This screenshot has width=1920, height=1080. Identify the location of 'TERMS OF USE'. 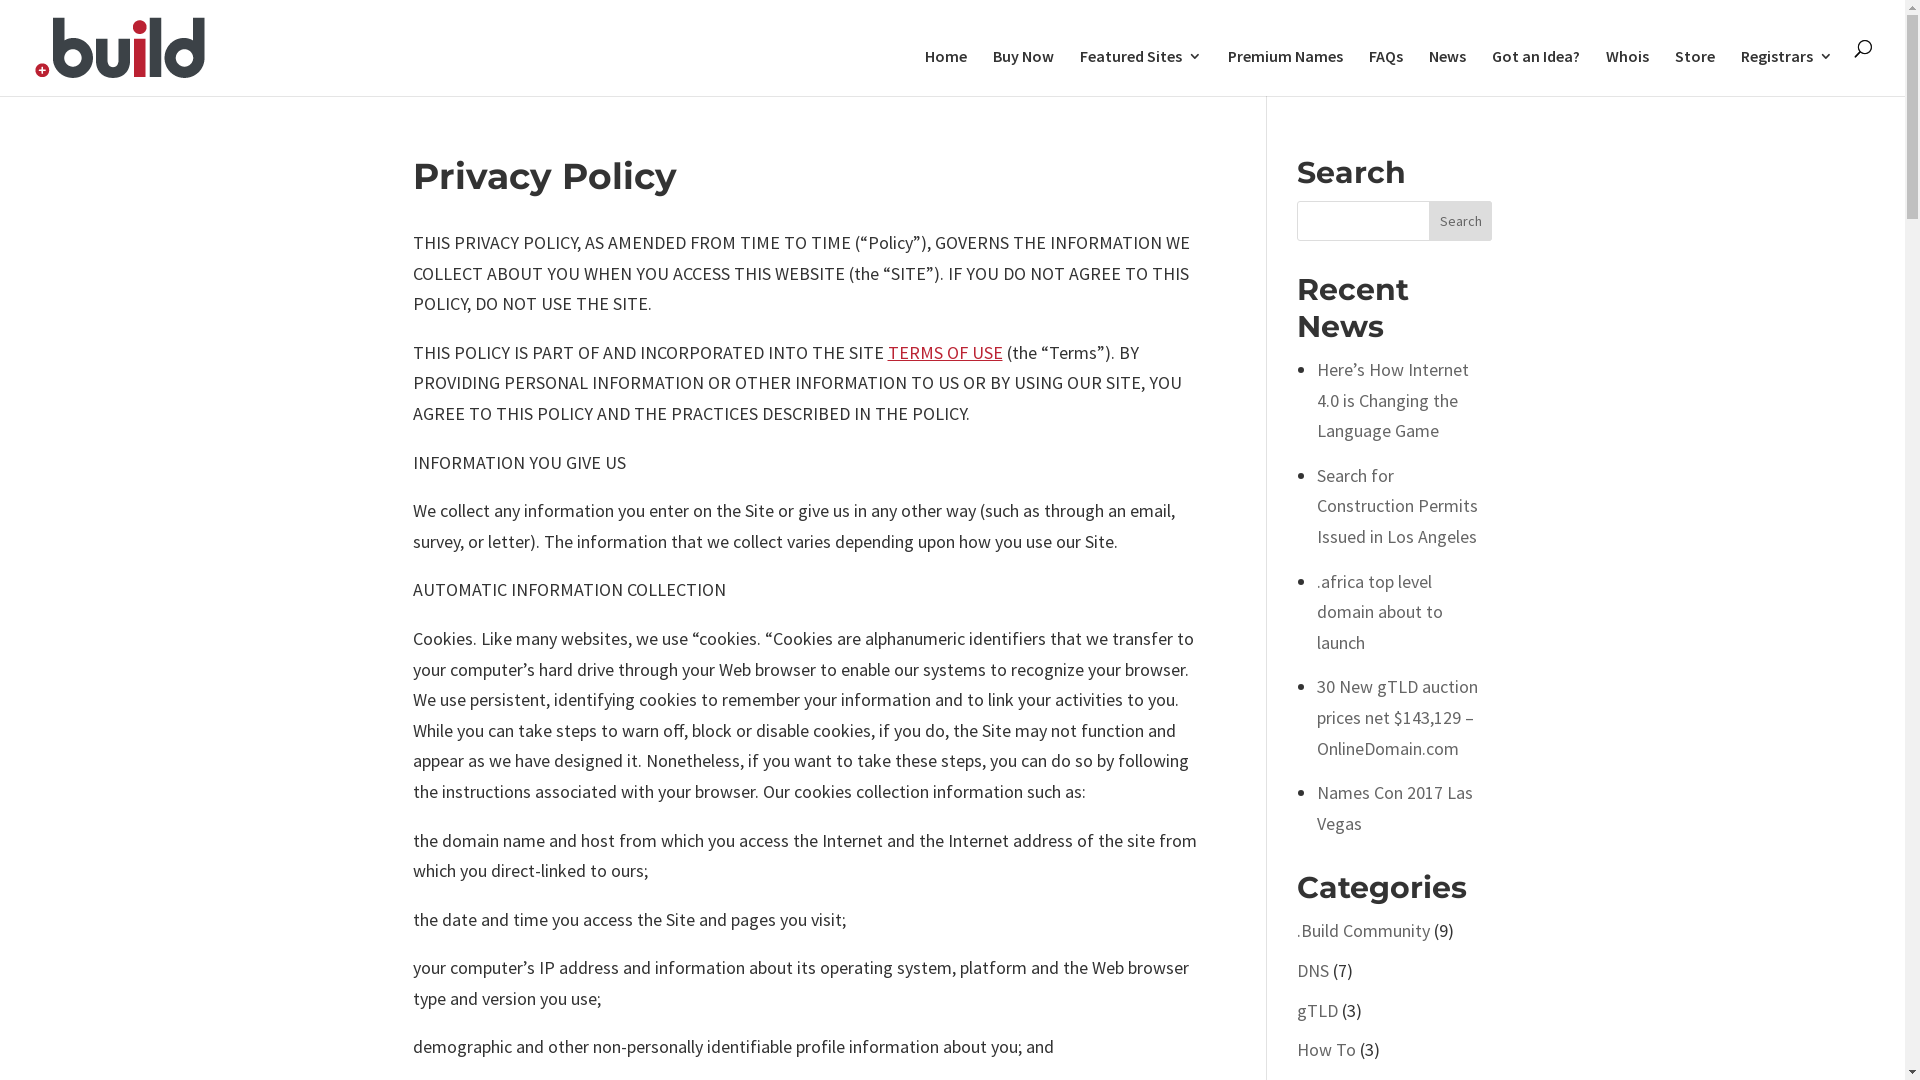
(944, 351).